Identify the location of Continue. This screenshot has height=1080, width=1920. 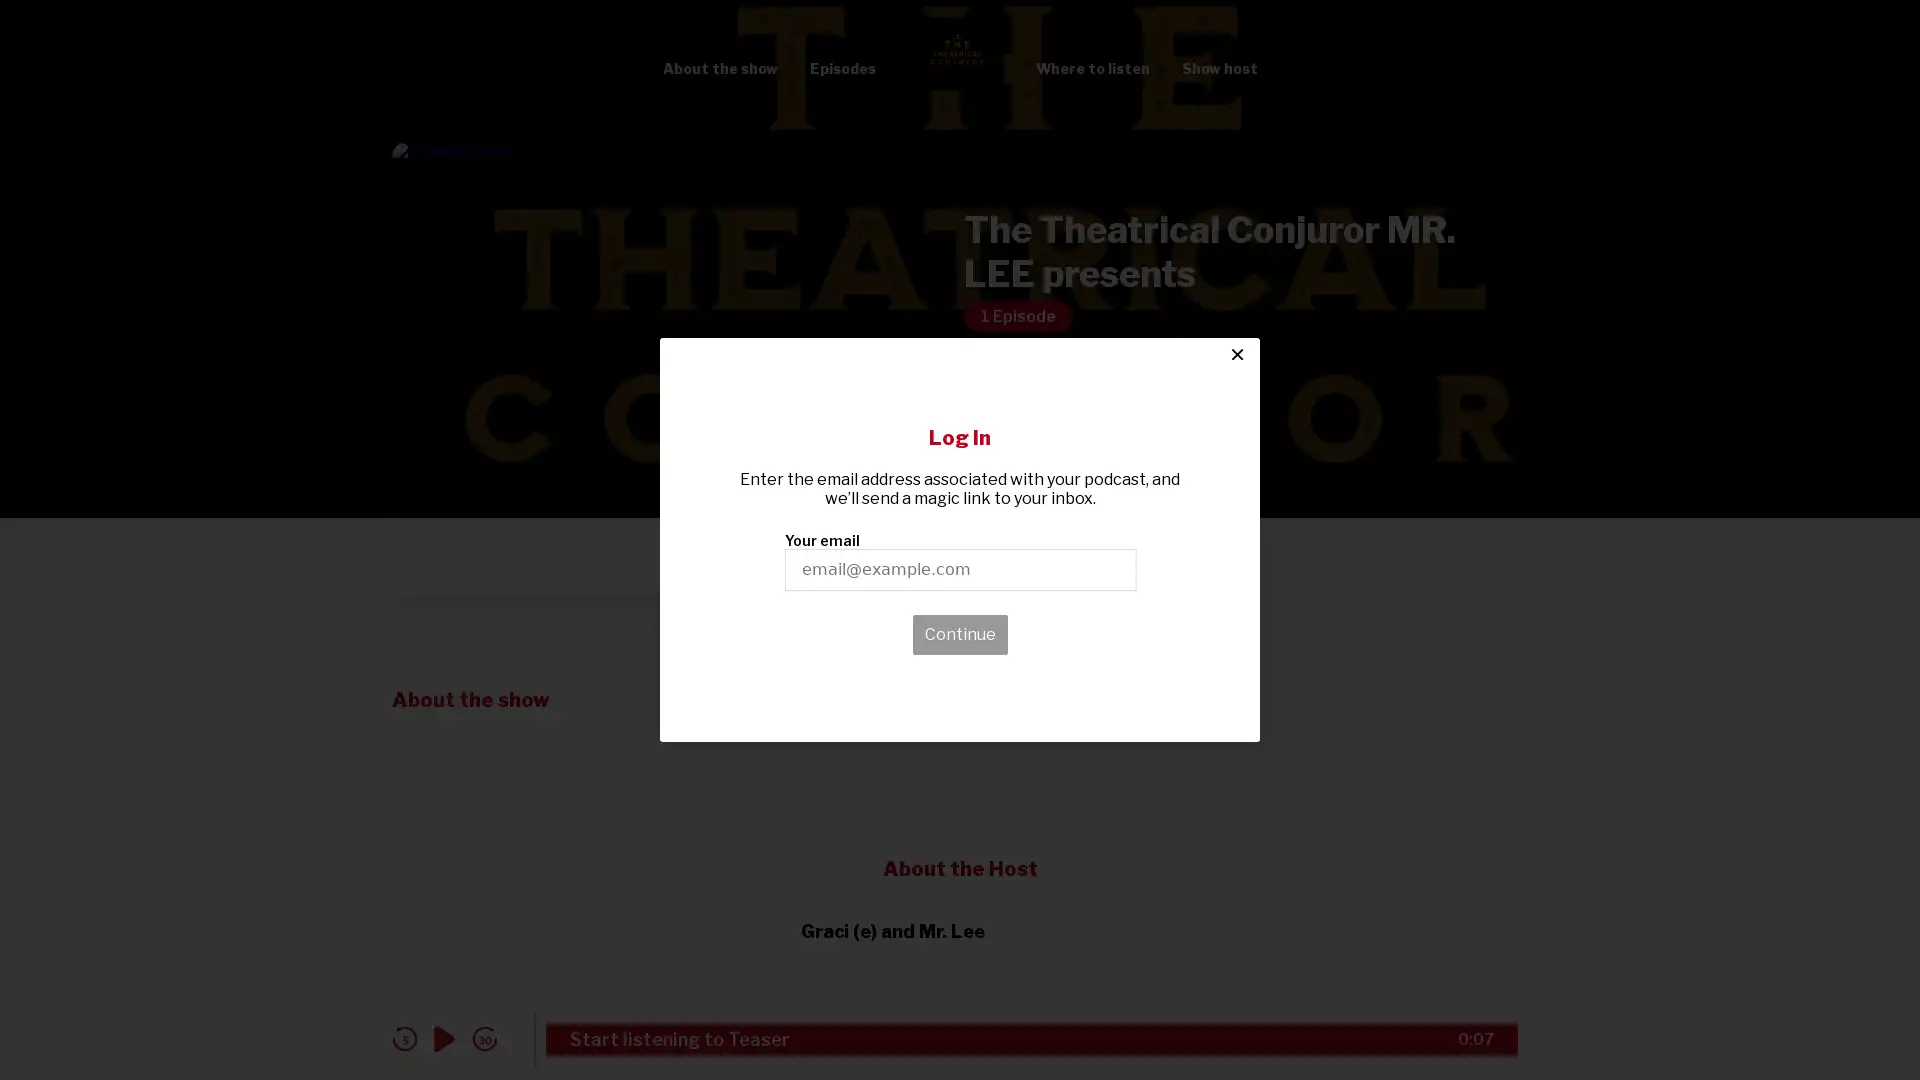
(958, 633).